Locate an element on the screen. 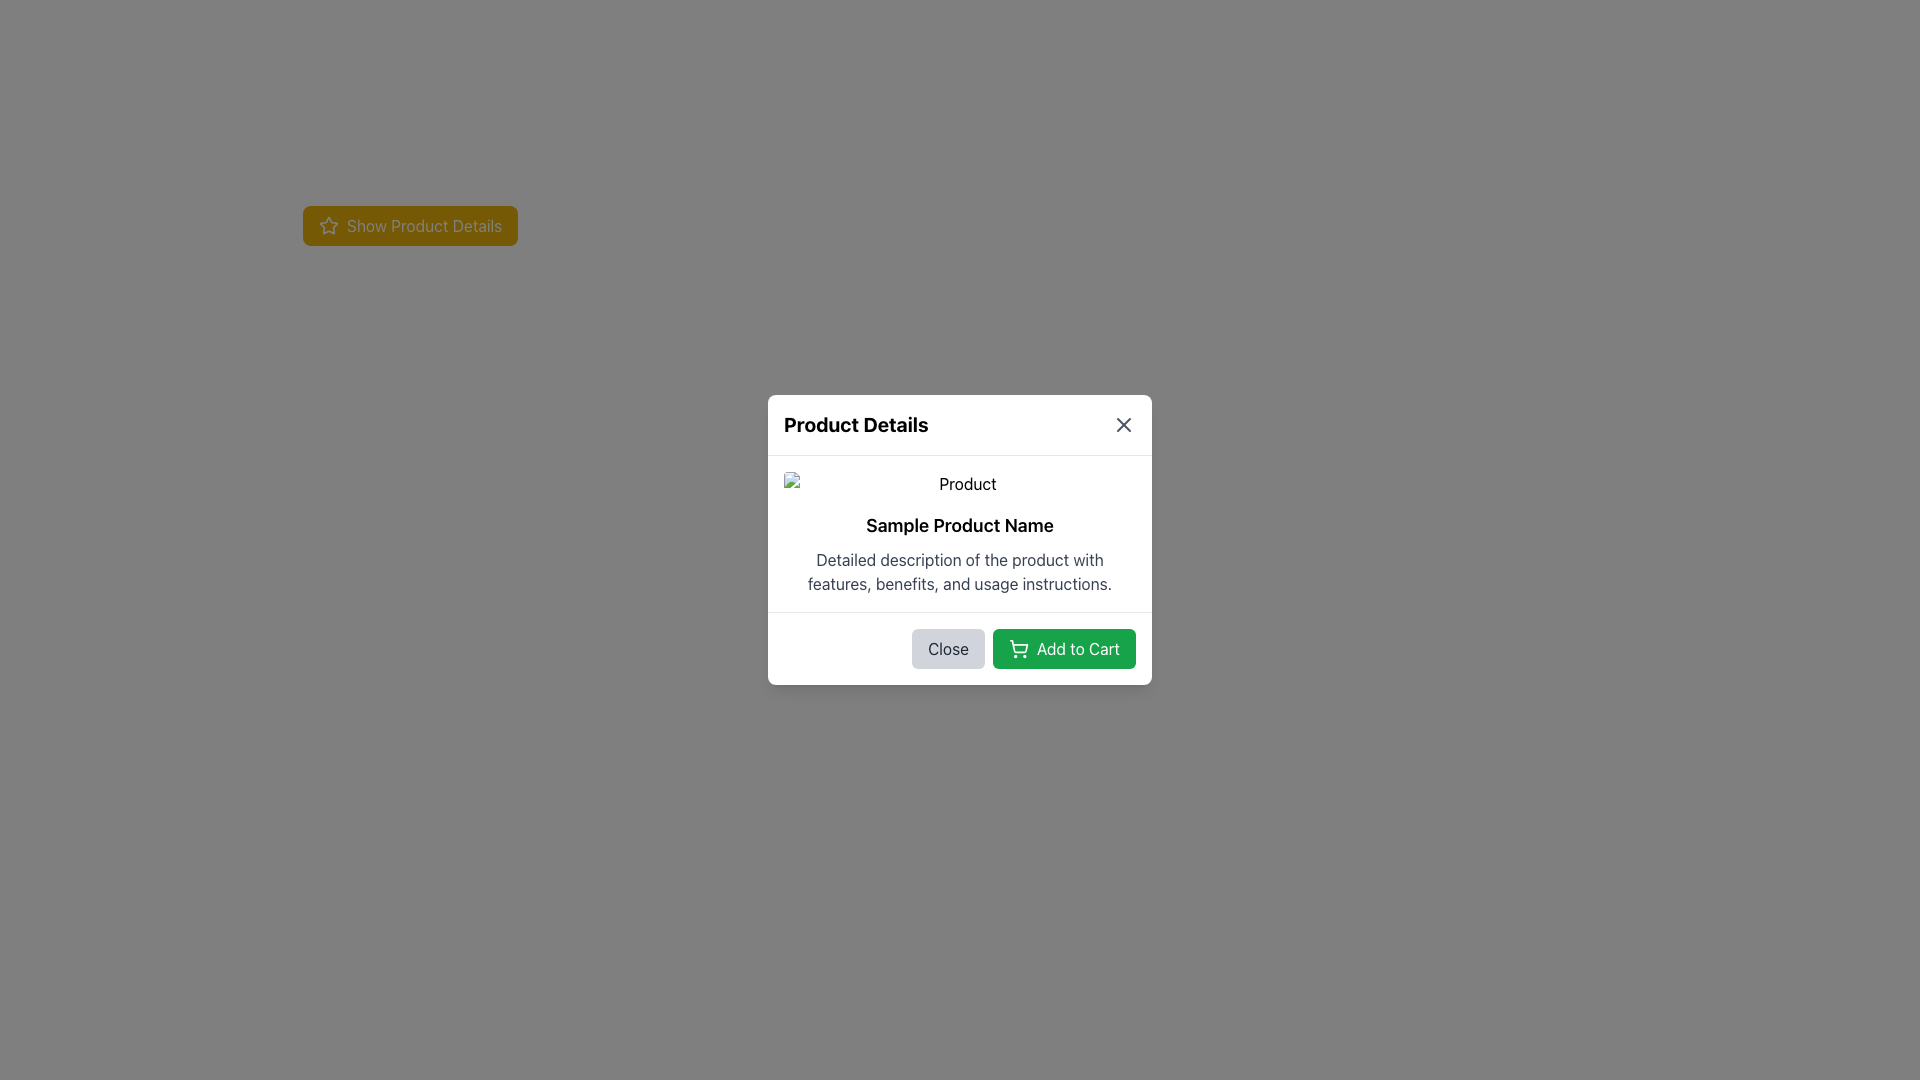  the Close Button icon located at the top right corner of the 'Product Details' modal to observe a color change effect is located at coordinates (1123, 423).